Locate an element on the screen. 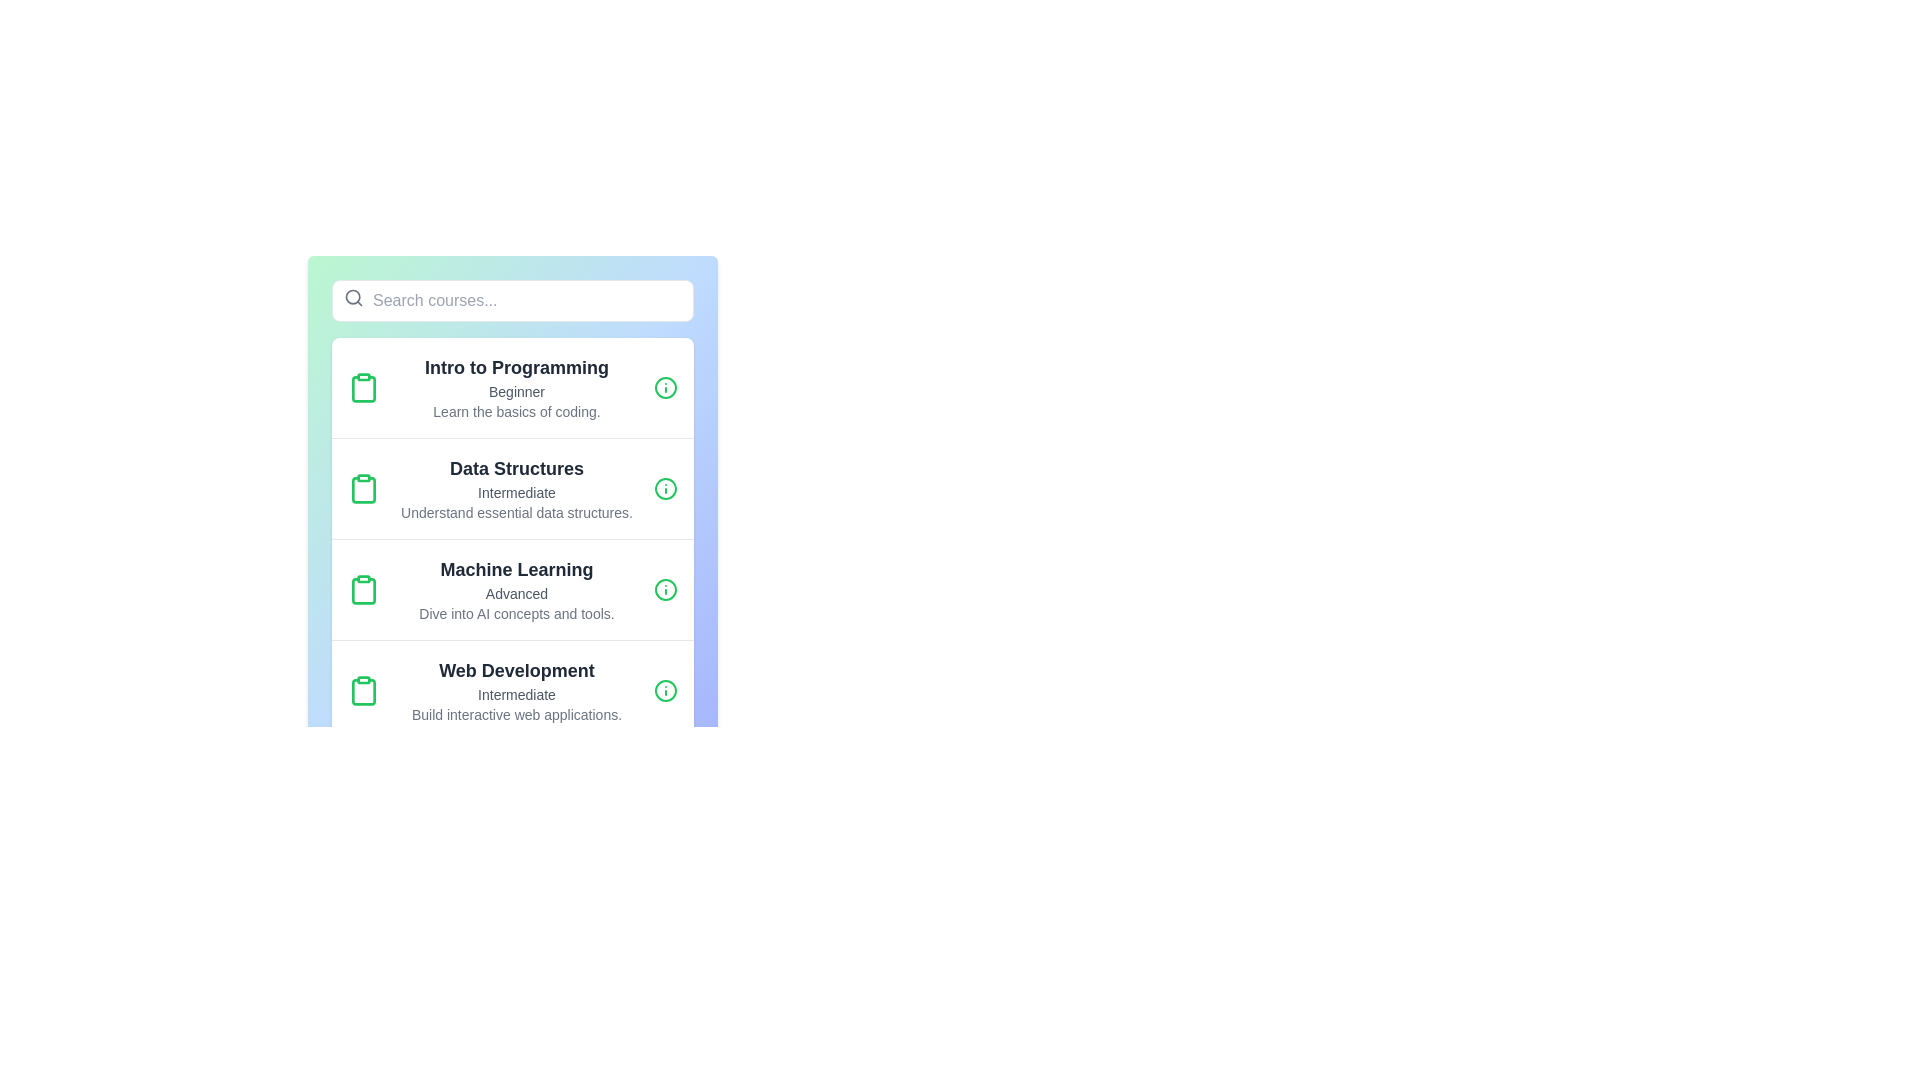 This screenshot has height=1080, width=1920. the clipboard icon located to the left of the 'Data Structures' text in the second list item of the interface is located at coordinates (364, 489).